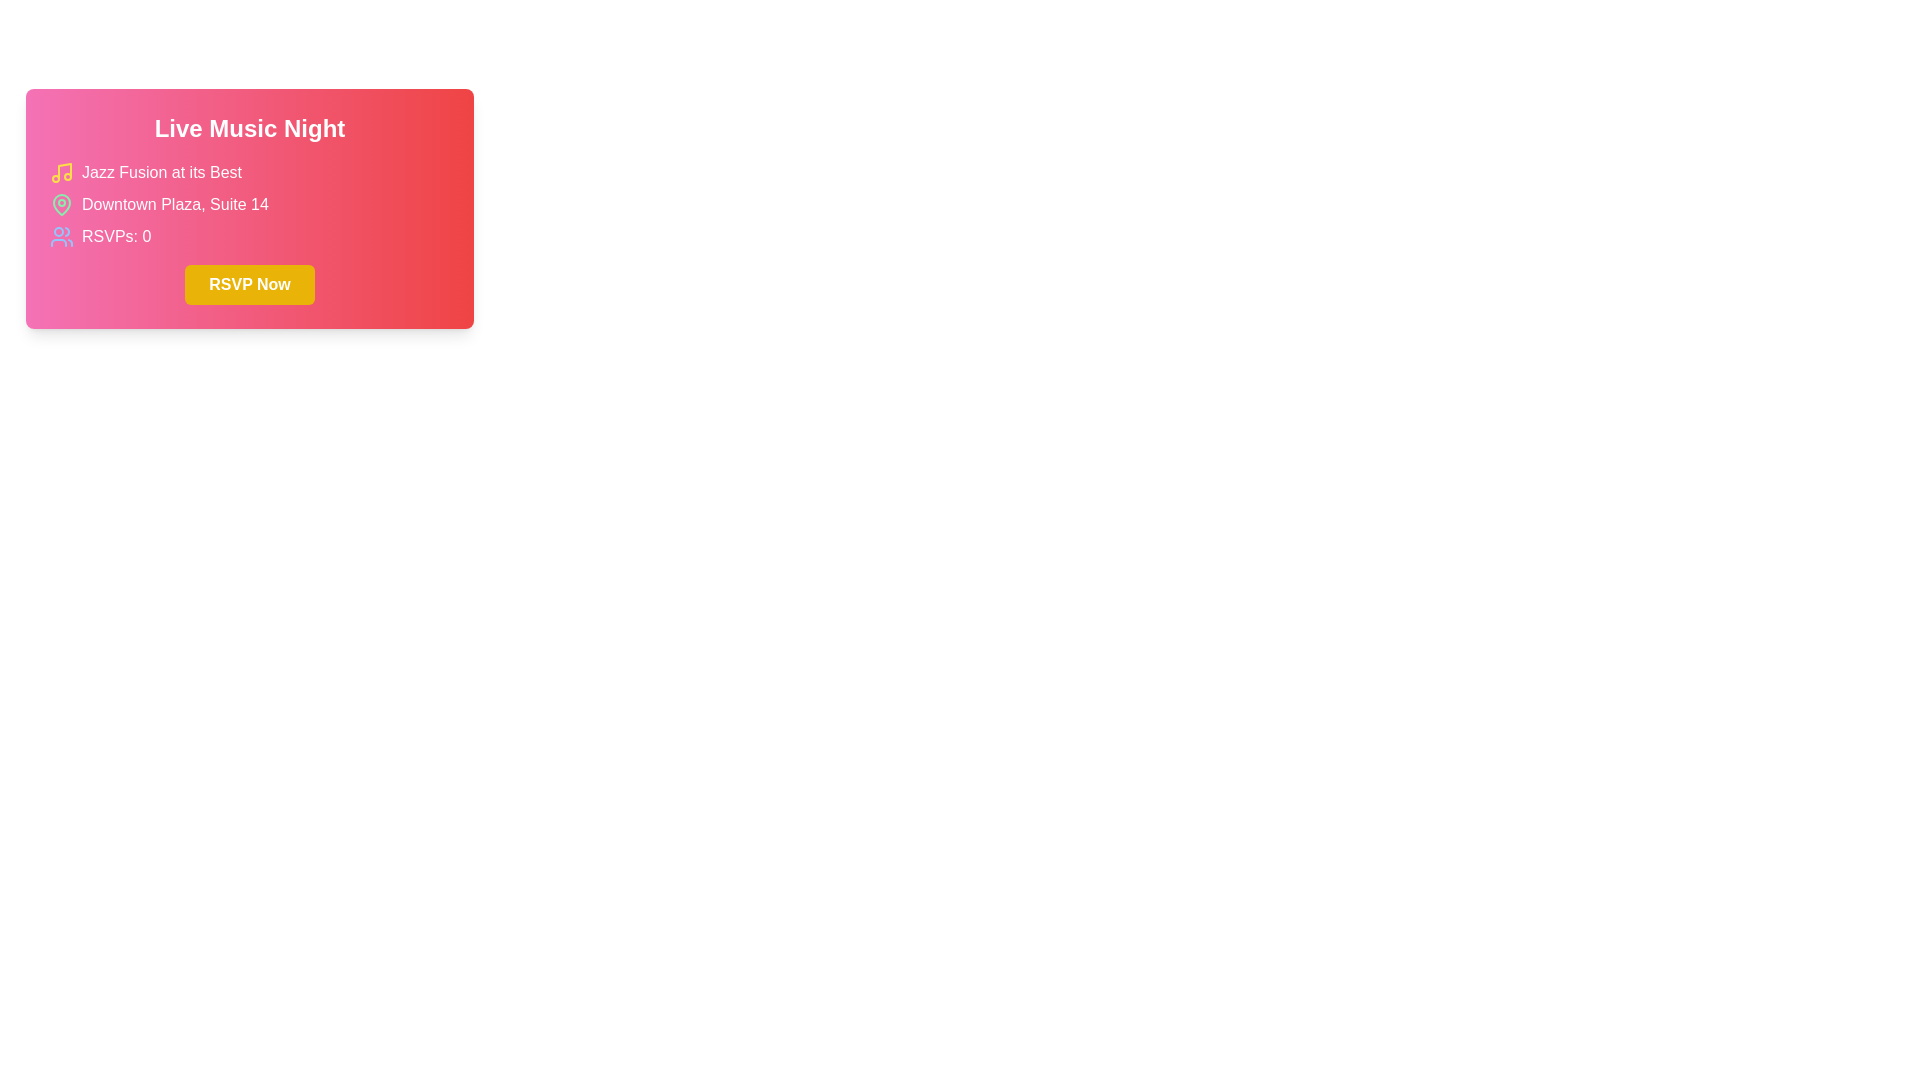  What do you see at coordinates (62, 235) in the screenshot?
I see `the SVG icon representing attendees in the RSVP section, which is positioned slightly to the left of the 'RSVPs: 0' text within the lower region of the highlighted event card` at bounding box center [62, 235].